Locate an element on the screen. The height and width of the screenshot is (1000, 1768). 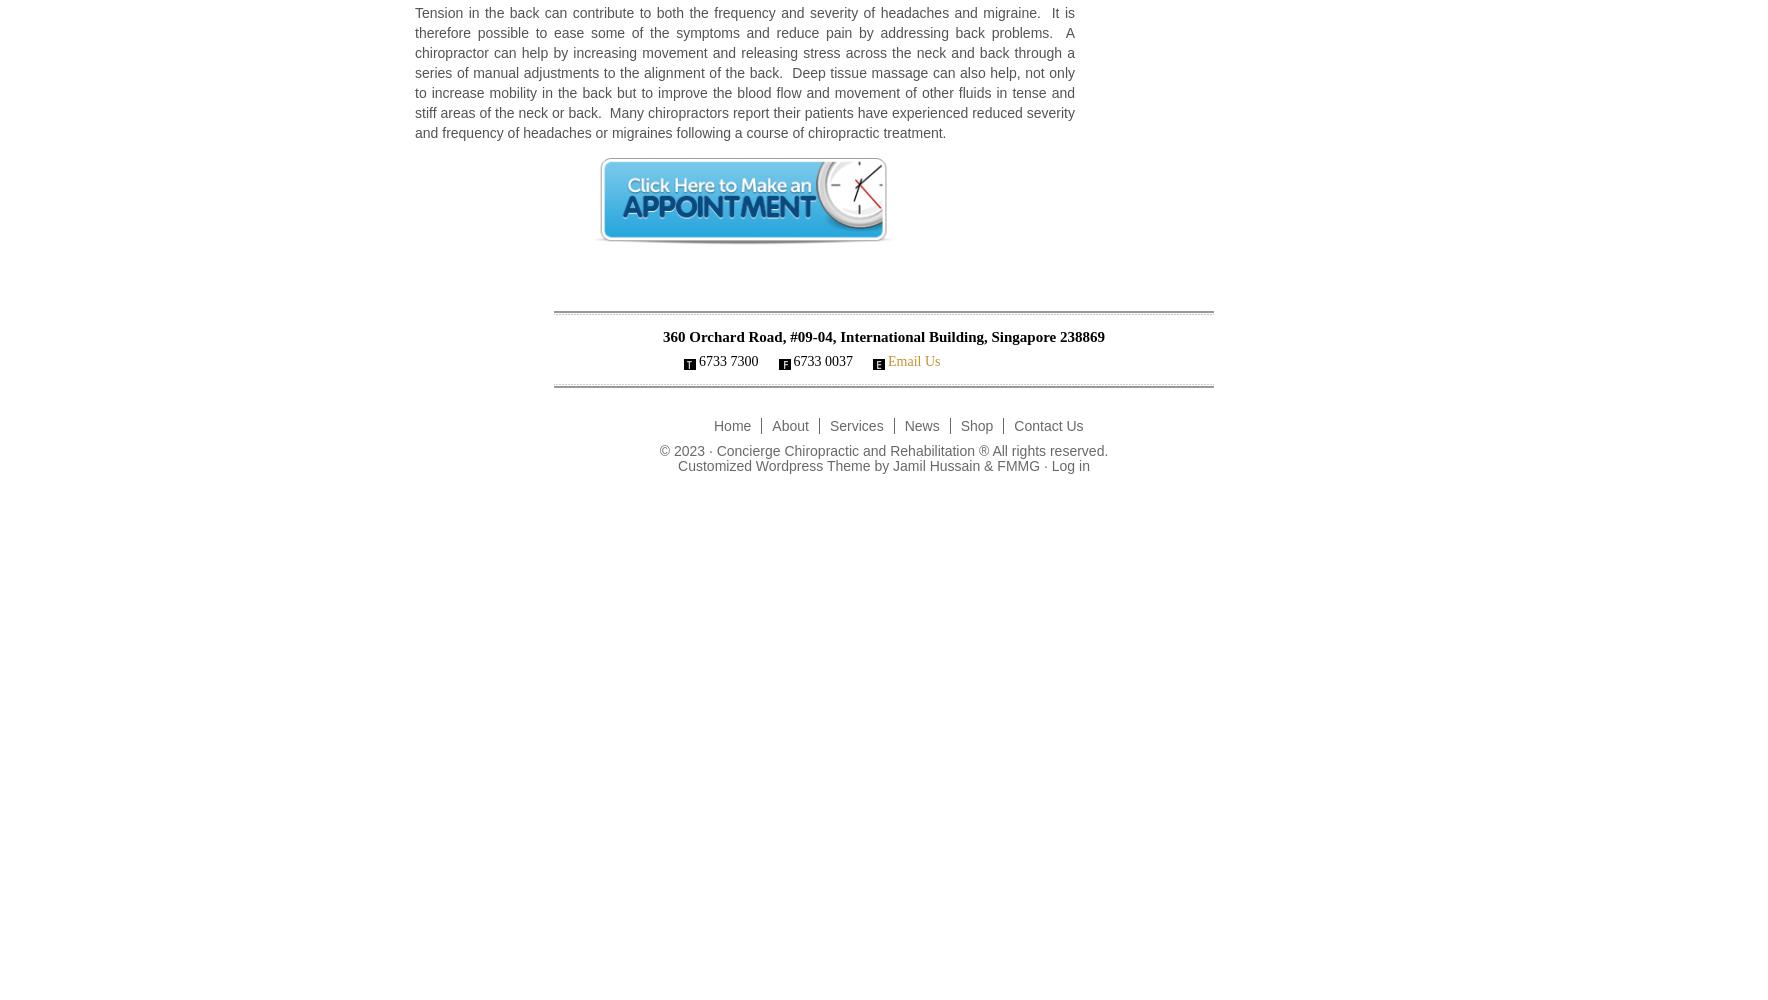
'About' is located at coordinates (789, 426).